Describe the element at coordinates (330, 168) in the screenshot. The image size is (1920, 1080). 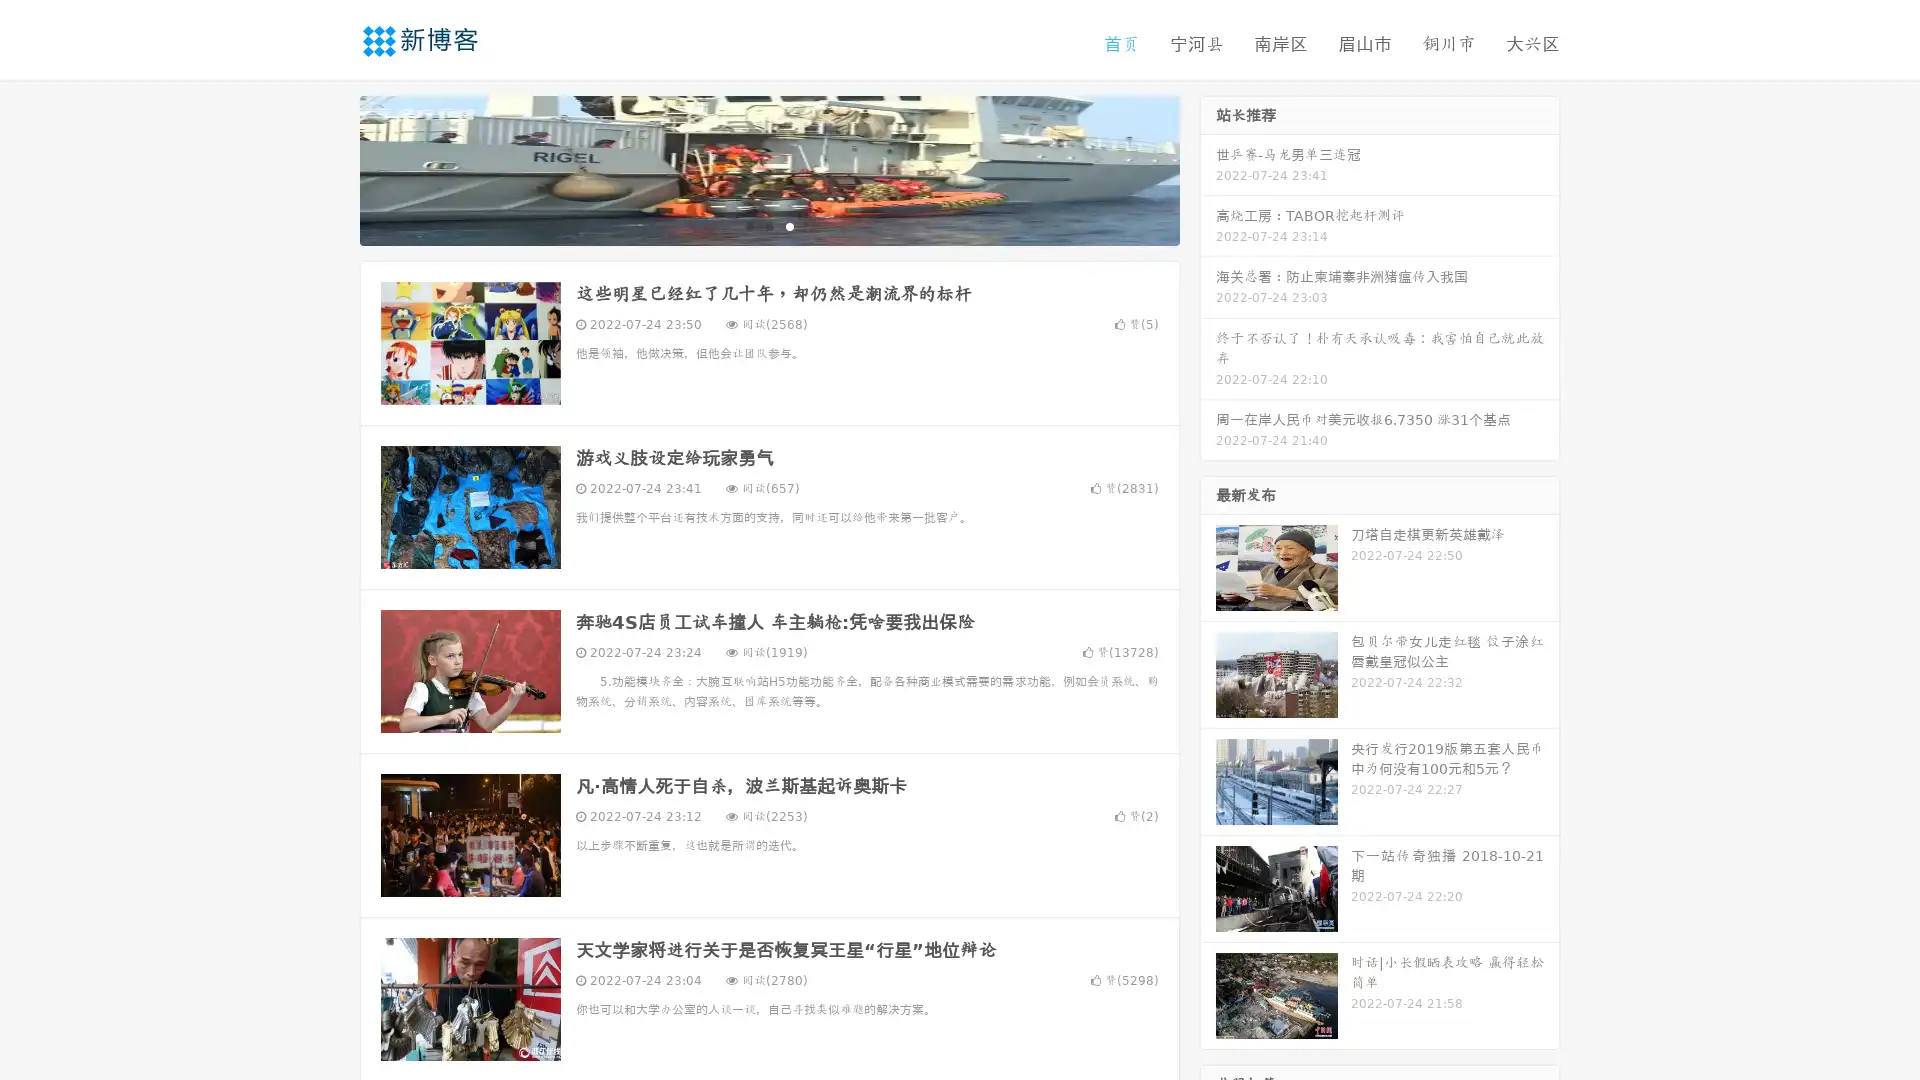
I see `Previous slide` at that location.